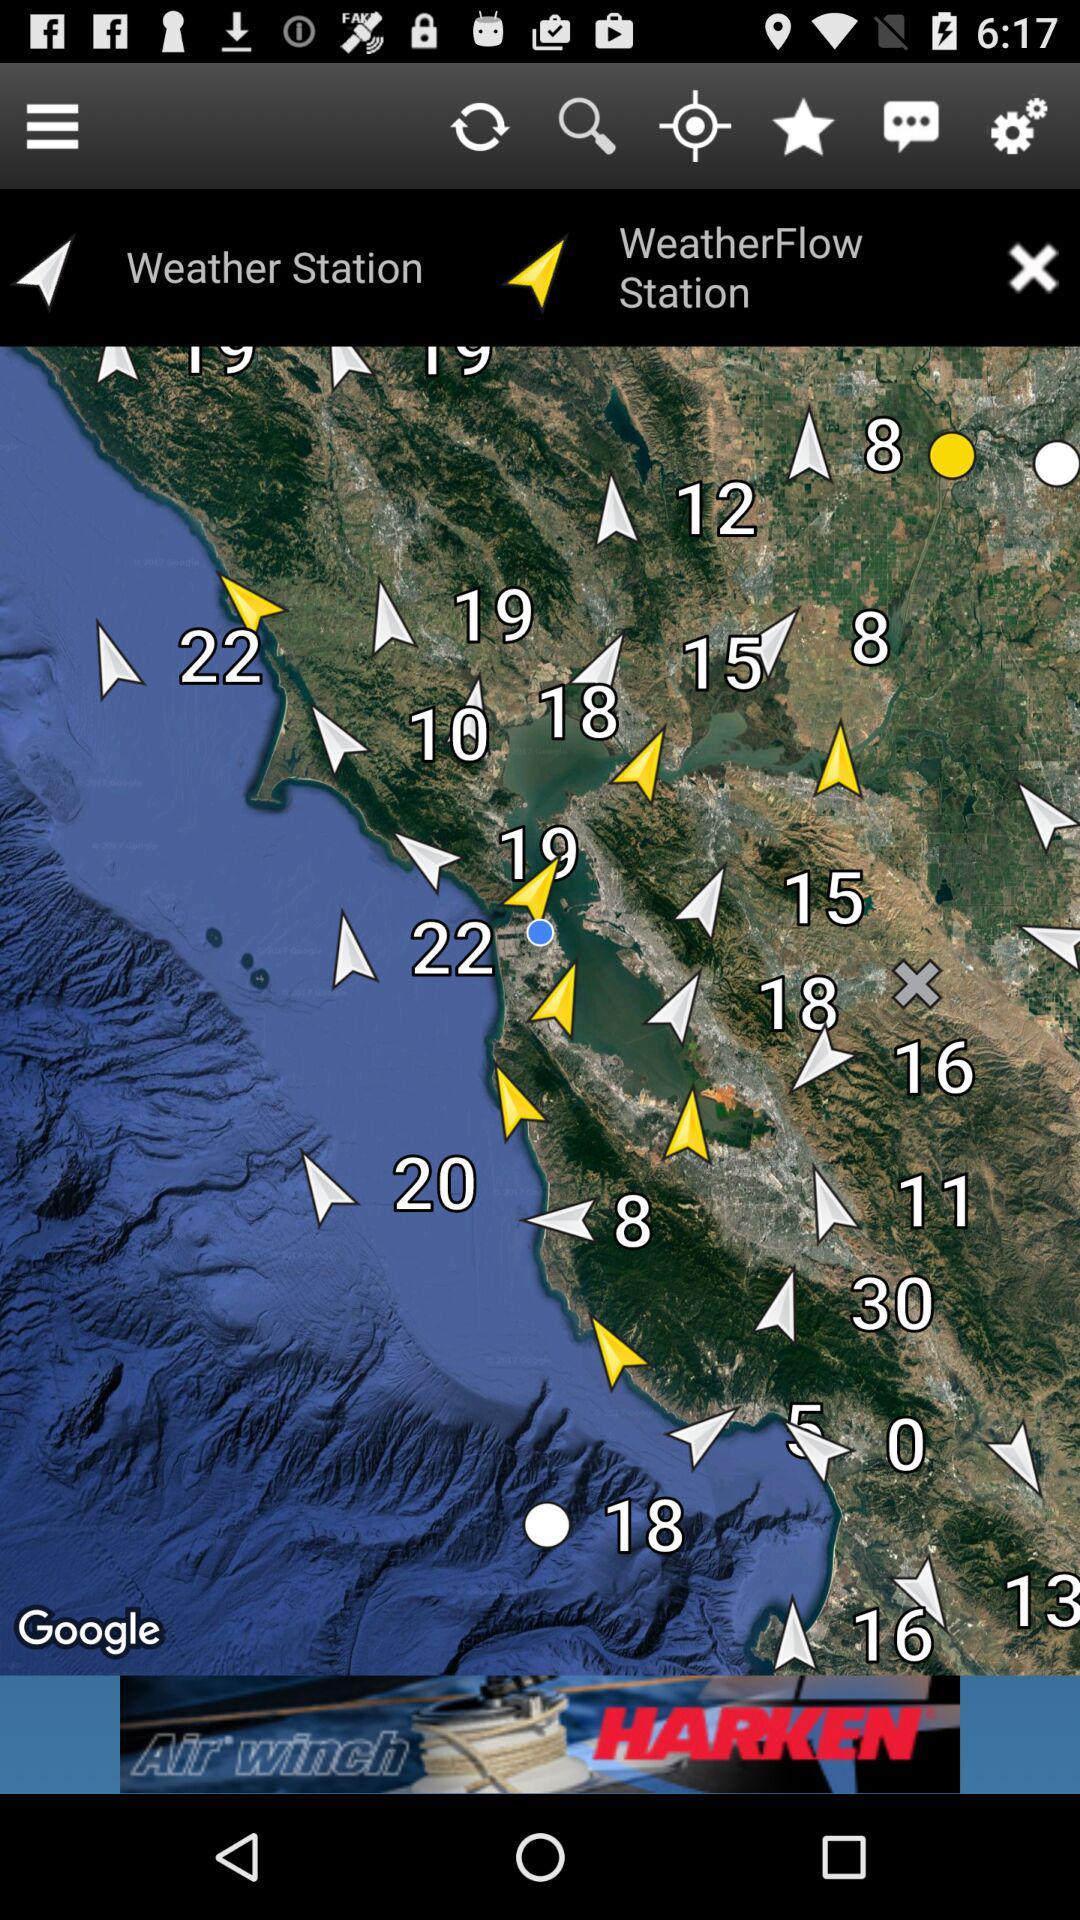 The height and width of the screenshot is (1920, 1080). I want to click on icon to the left of the weather station icon, so click(51, 124).